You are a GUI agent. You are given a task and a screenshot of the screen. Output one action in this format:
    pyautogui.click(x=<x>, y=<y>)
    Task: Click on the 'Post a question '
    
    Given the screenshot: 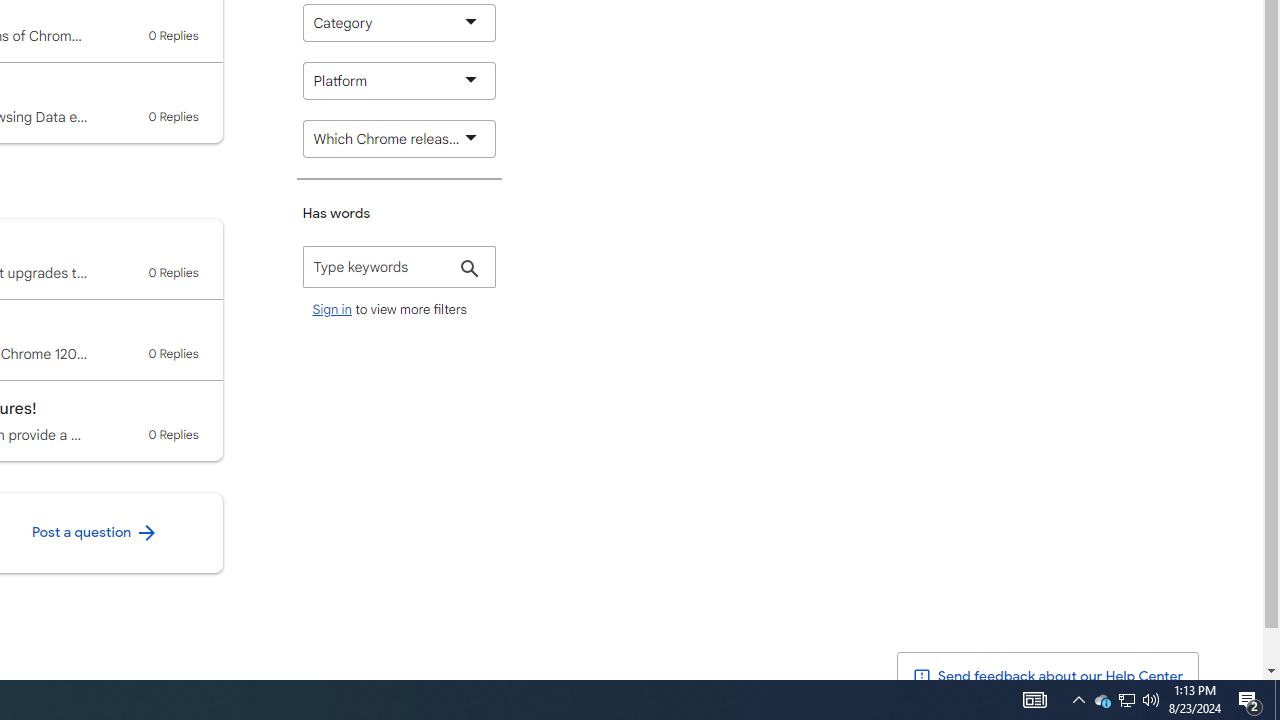 What is the action you would take?
    pyautogui.click(x=93, y=532)
    